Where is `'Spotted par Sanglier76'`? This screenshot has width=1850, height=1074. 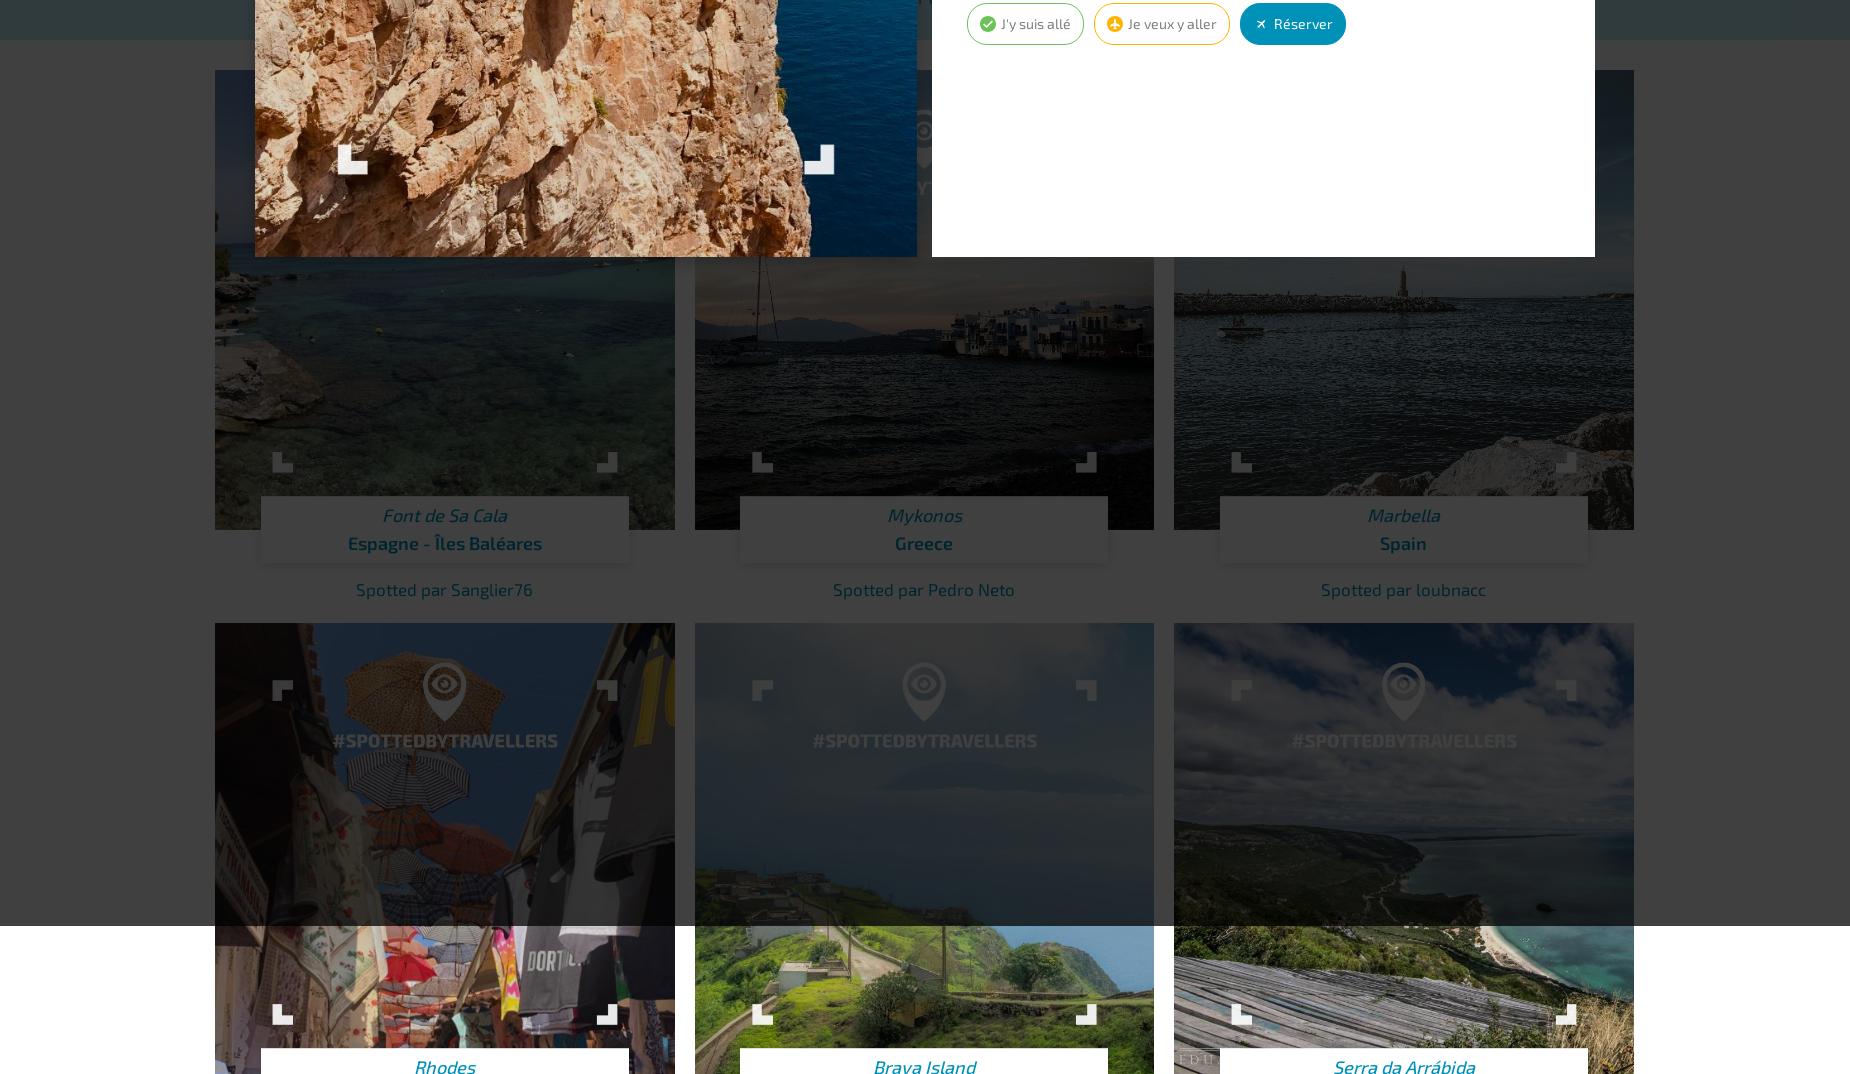 'Spotted par Sanglier76' is located at coordinates (354, 587).